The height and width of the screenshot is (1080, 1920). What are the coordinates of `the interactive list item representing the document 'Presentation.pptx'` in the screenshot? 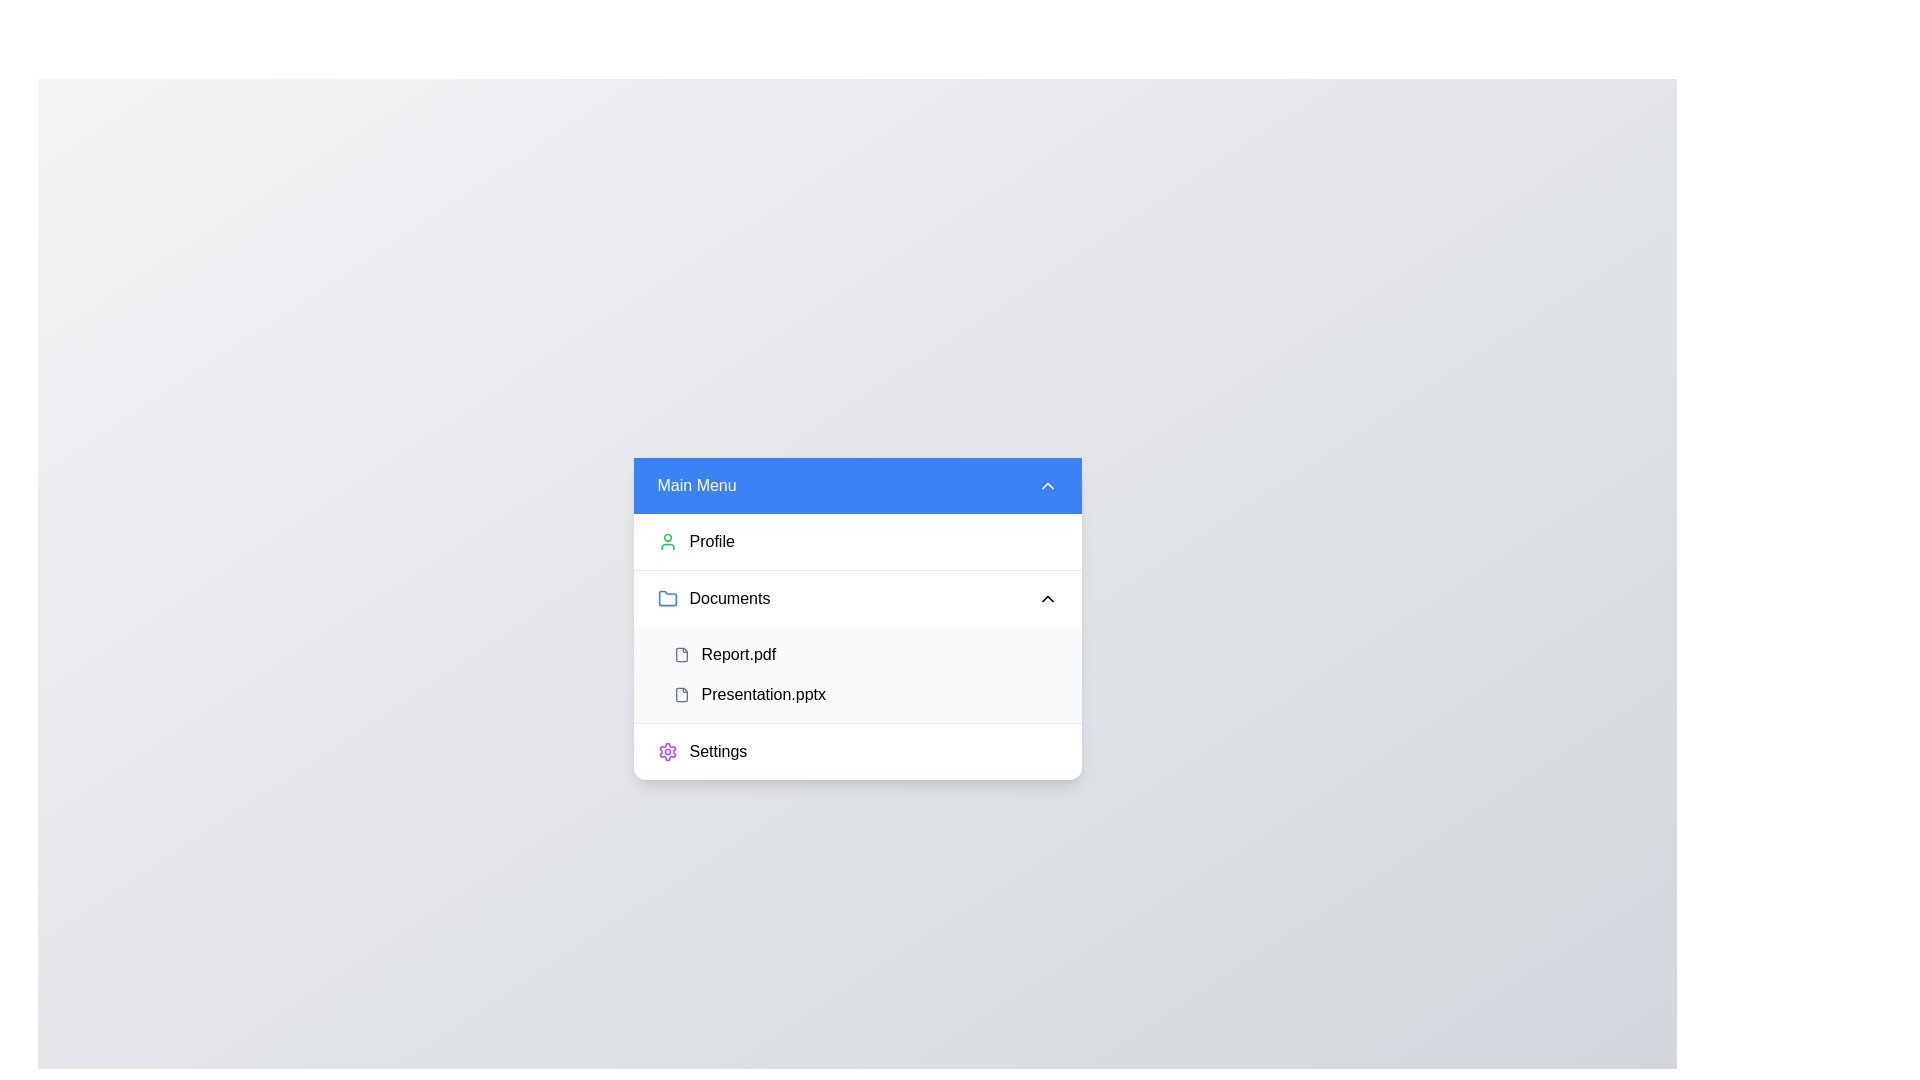 It's located at (877, 693).